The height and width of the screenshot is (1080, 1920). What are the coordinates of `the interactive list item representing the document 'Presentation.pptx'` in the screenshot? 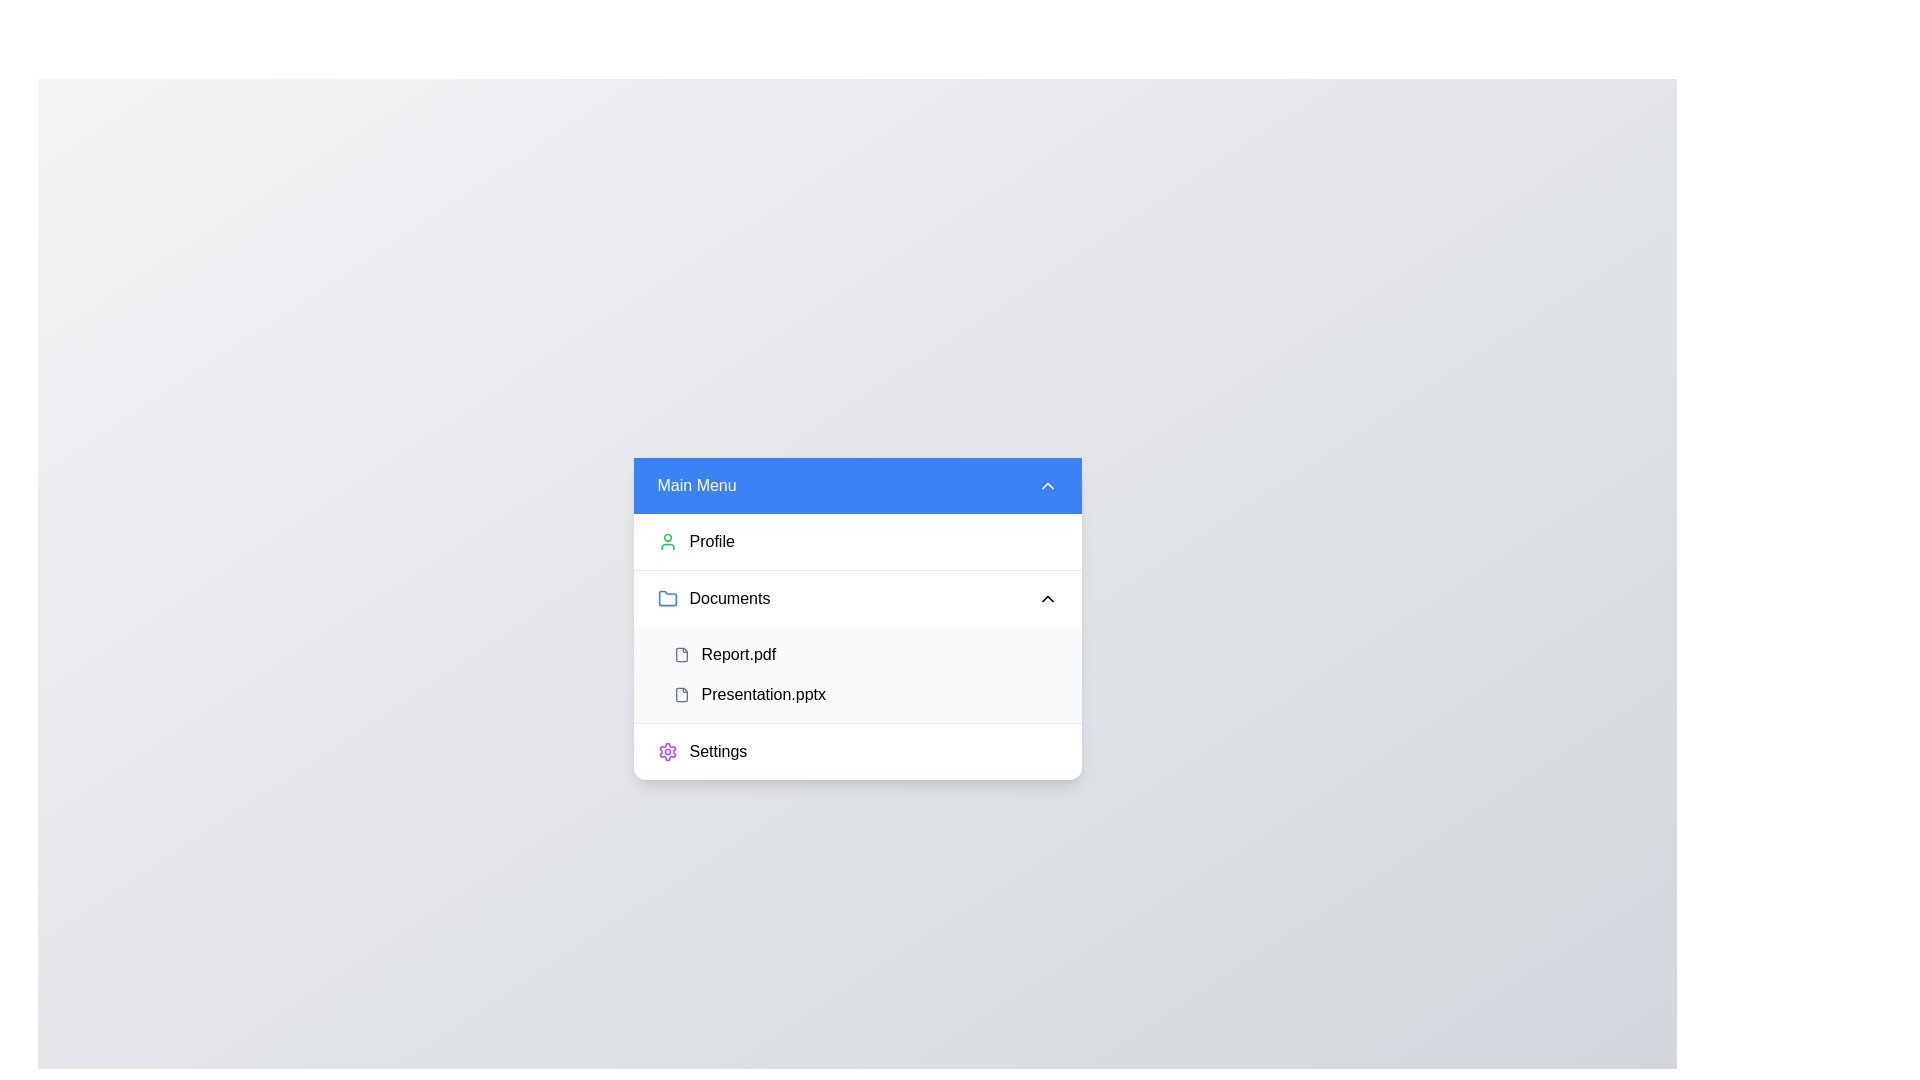 It's located at (877, 693).